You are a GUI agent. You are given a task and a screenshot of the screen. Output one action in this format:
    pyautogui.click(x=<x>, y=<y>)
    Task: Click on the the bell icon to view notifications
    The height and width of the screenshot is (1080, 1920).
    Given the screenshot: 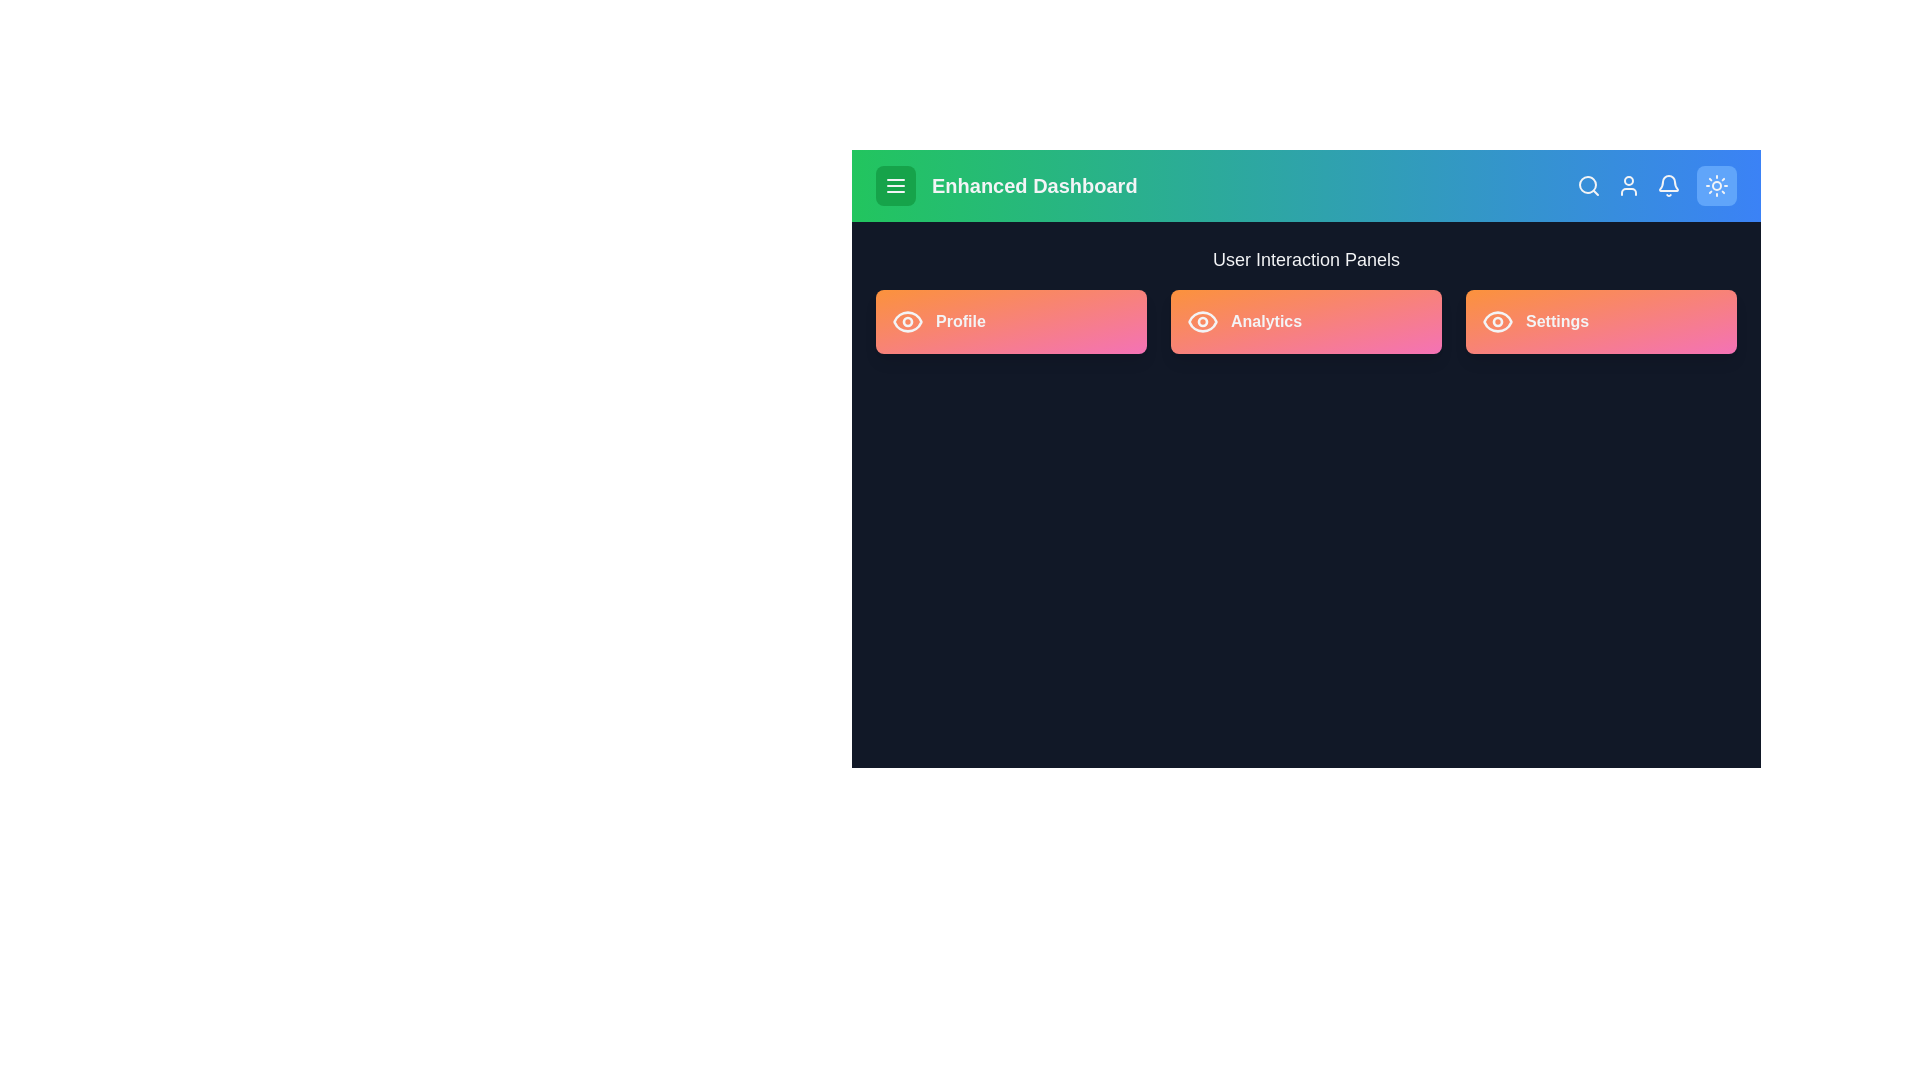 What is the action you would take?
    pyautogui.click(x=1669, y=185)
    